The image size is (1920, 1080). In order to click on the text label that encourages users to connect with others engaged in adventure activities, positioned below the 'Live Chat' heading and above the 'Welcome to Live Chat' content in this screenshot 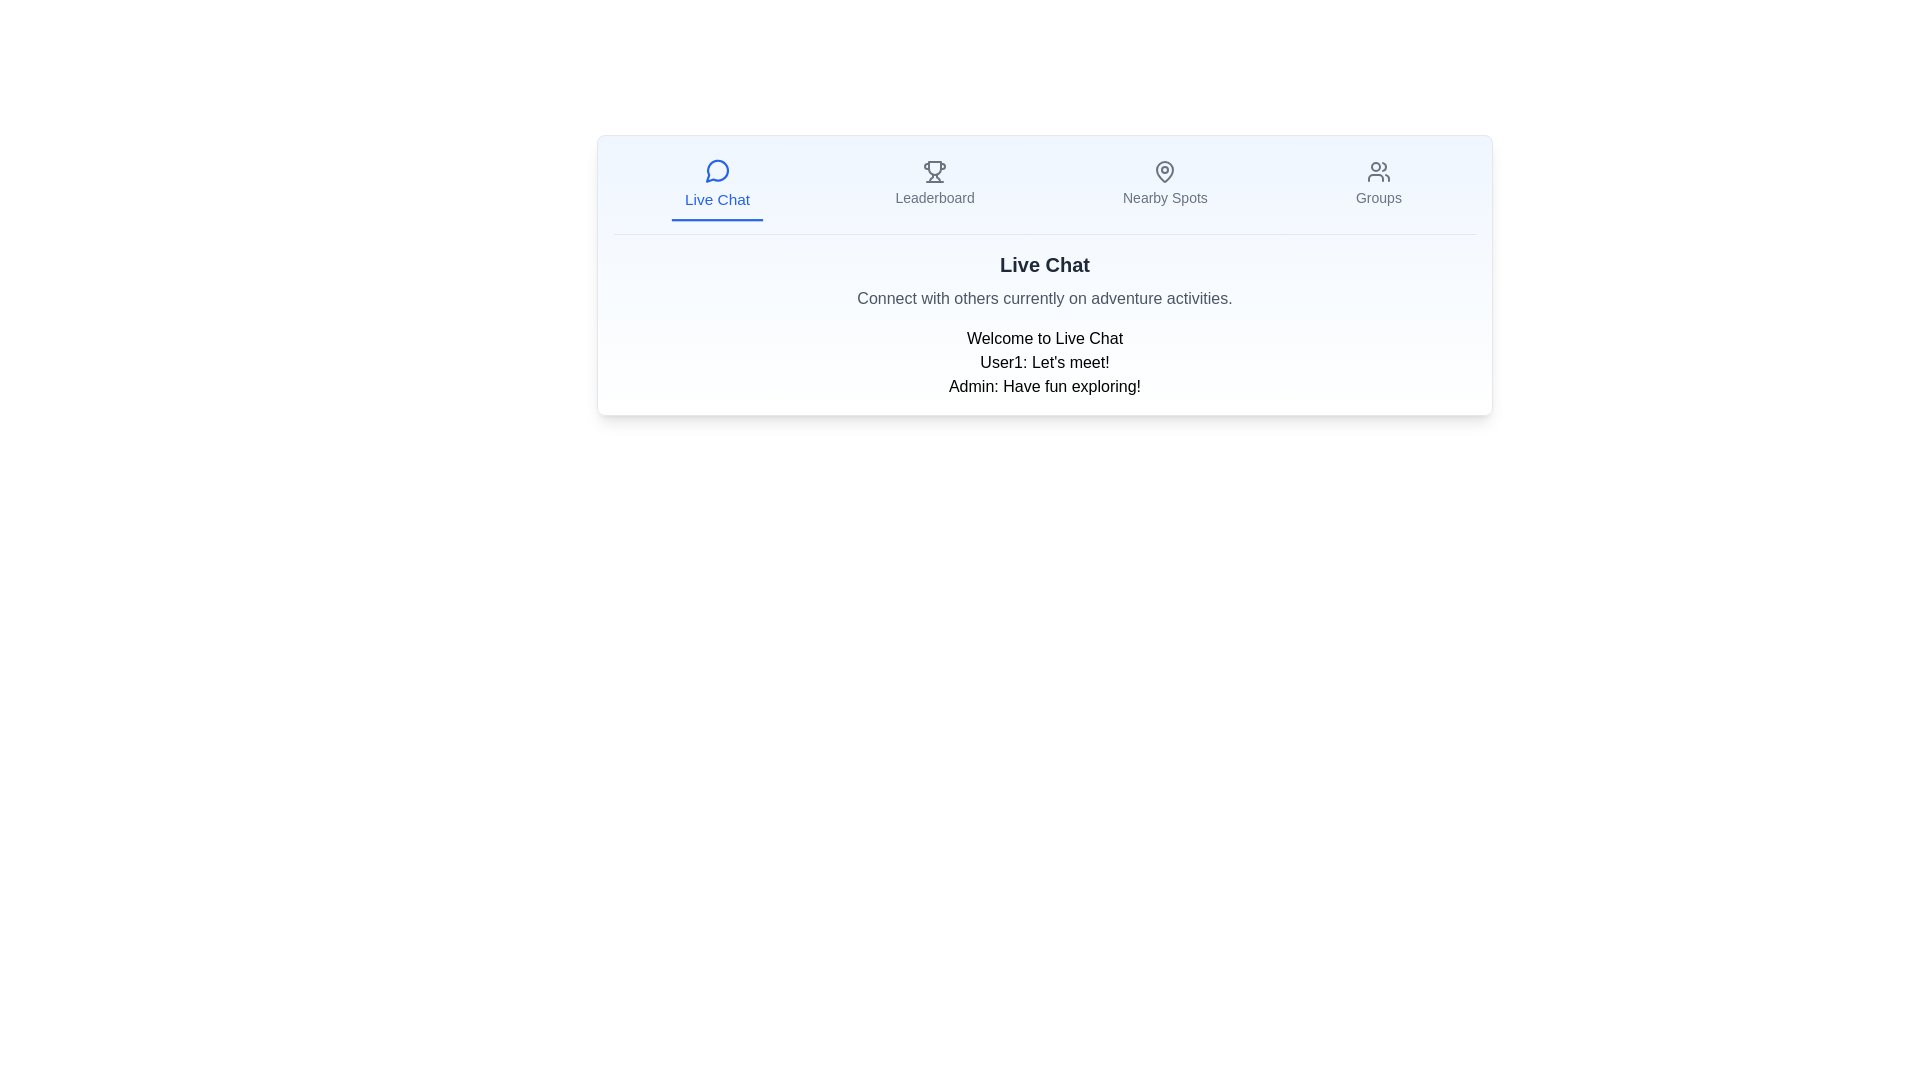, I will do `click(1044, 299)`.